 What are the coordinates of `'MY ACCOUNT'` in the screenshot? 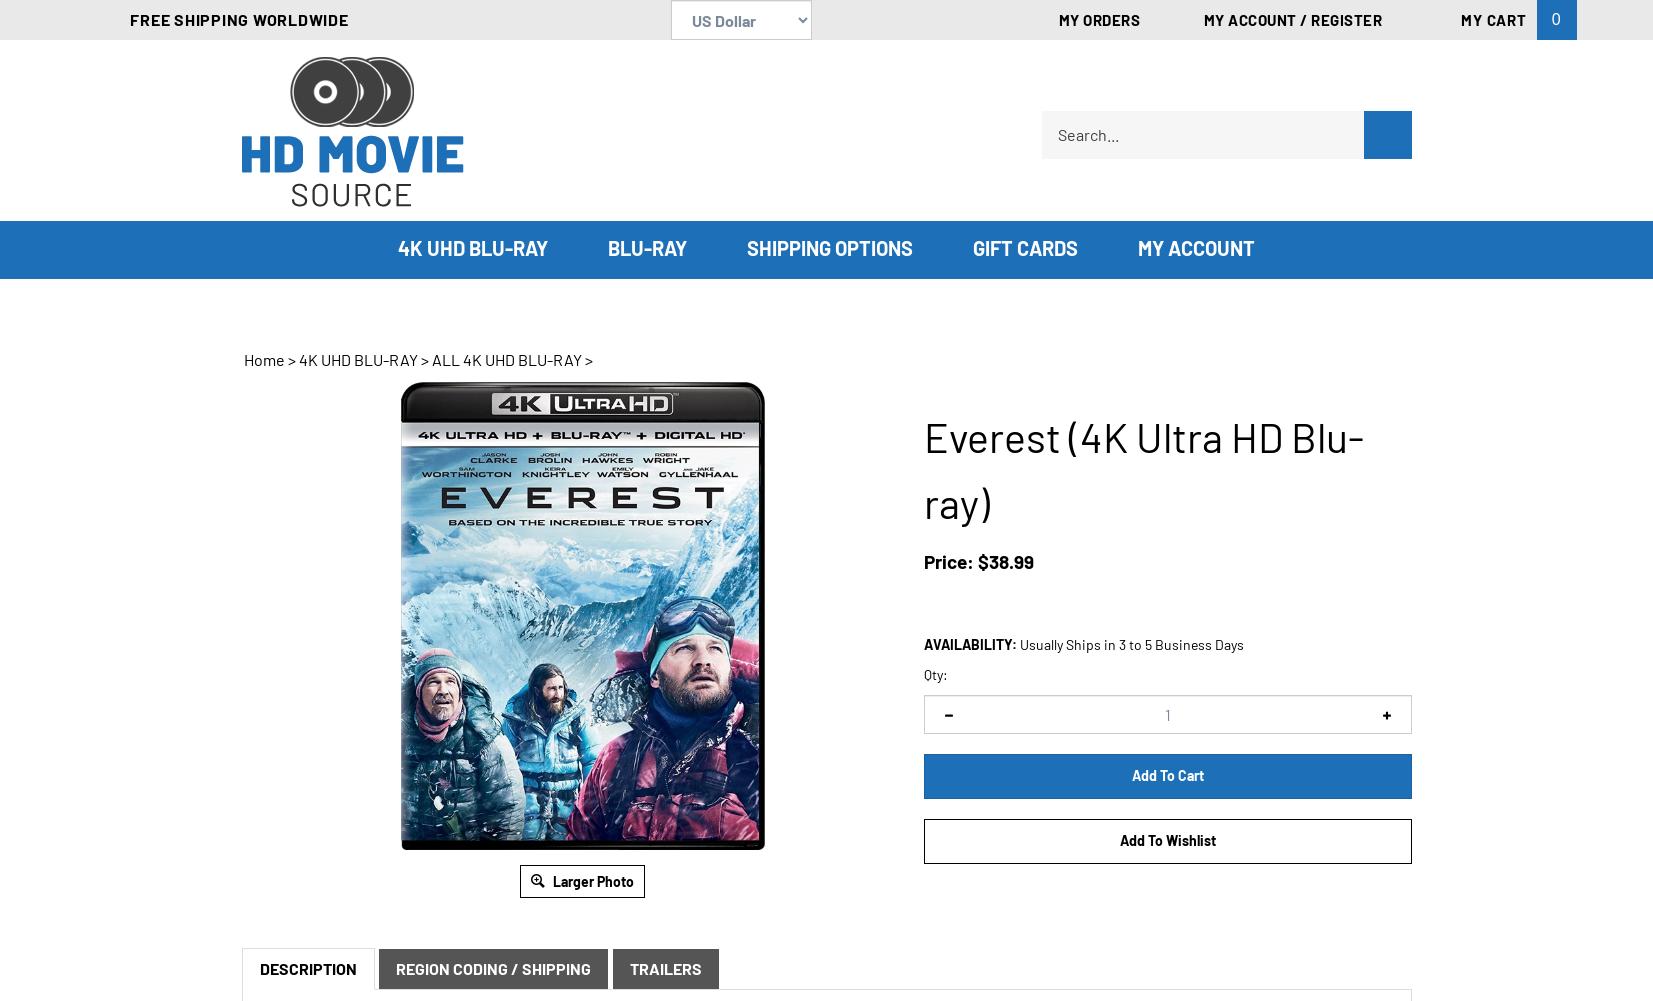 It's located at (1137, 247).